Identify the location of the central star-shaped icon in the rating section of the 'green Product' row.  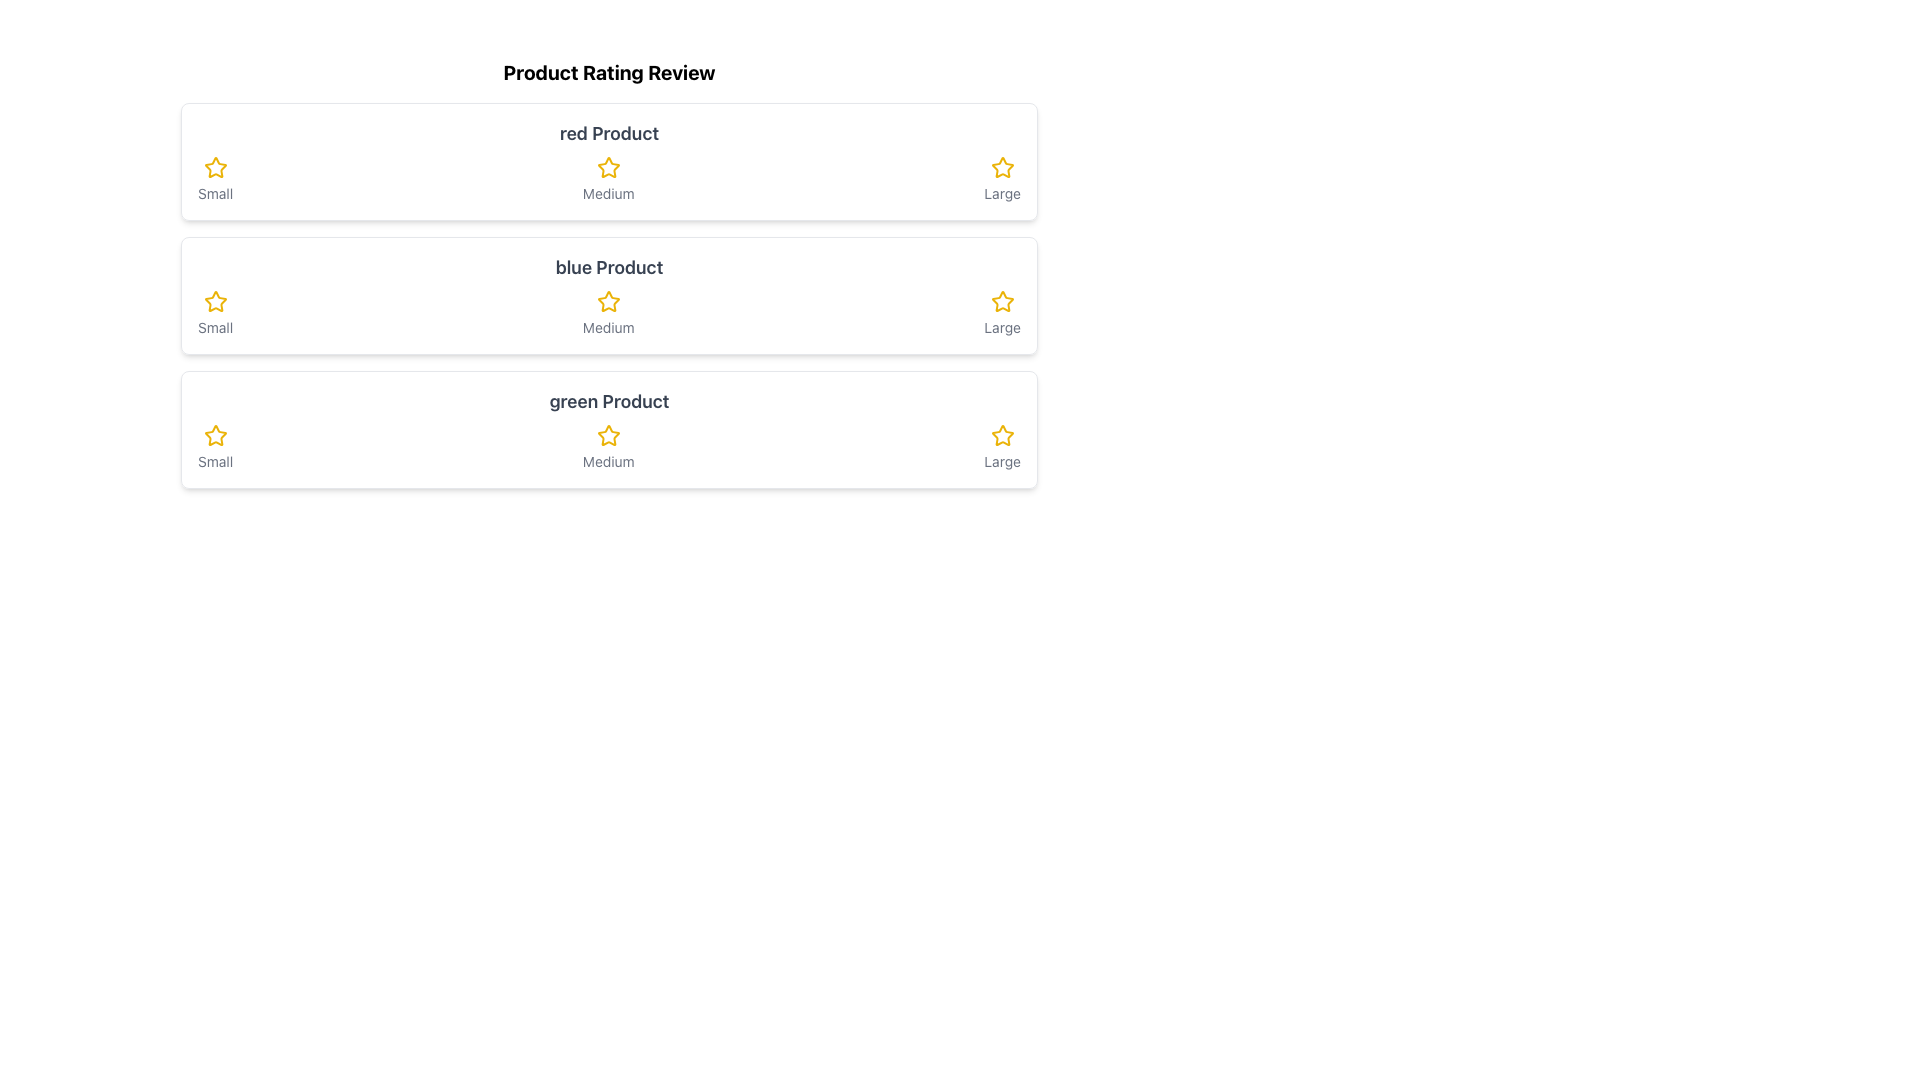
(607, 434).